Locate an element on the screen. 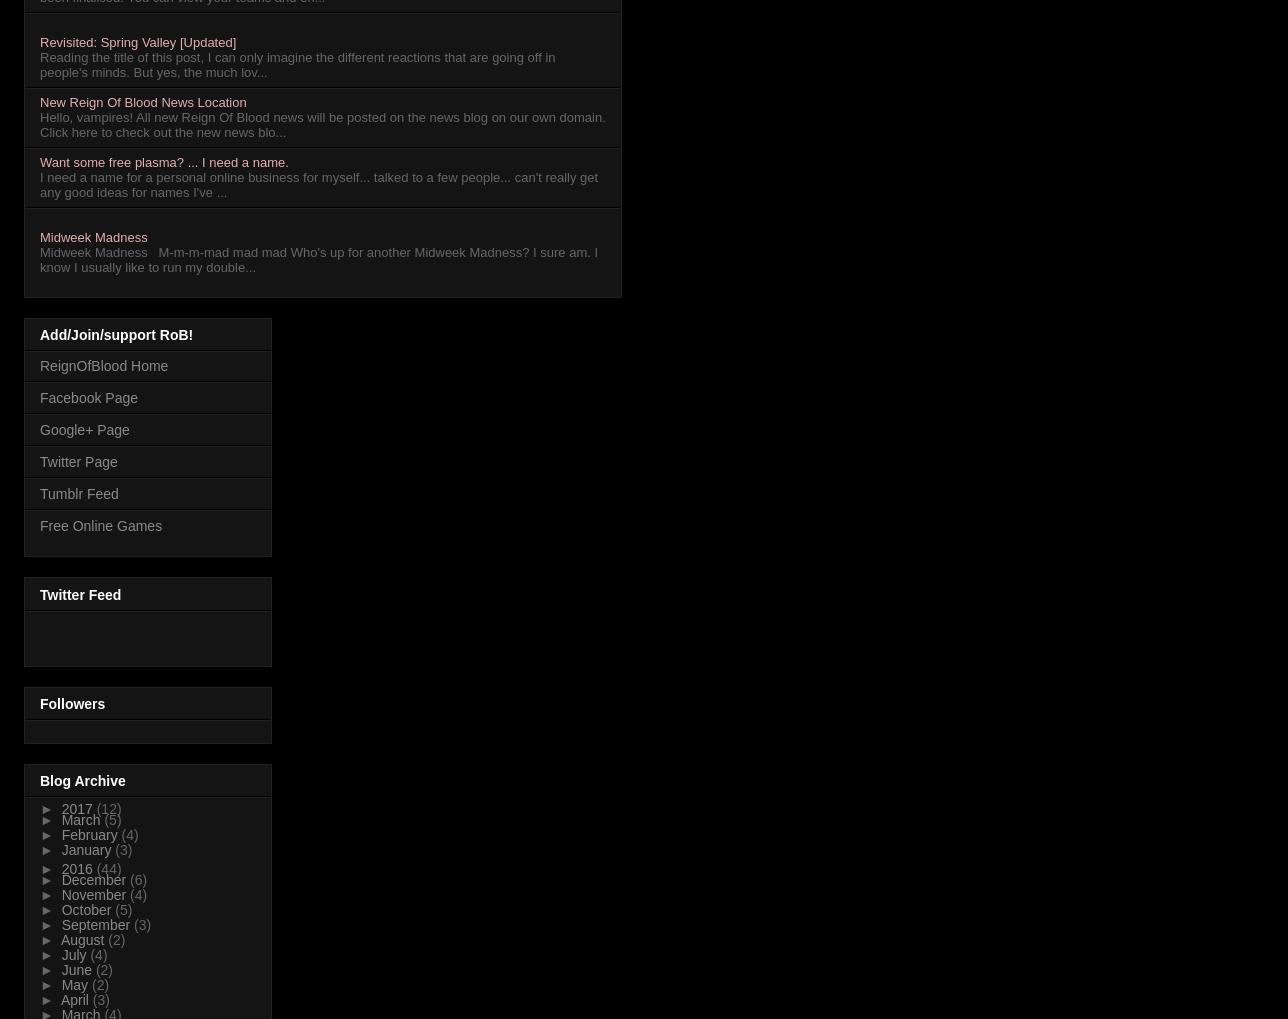  '(12)' is located at coordinates (95, 807).